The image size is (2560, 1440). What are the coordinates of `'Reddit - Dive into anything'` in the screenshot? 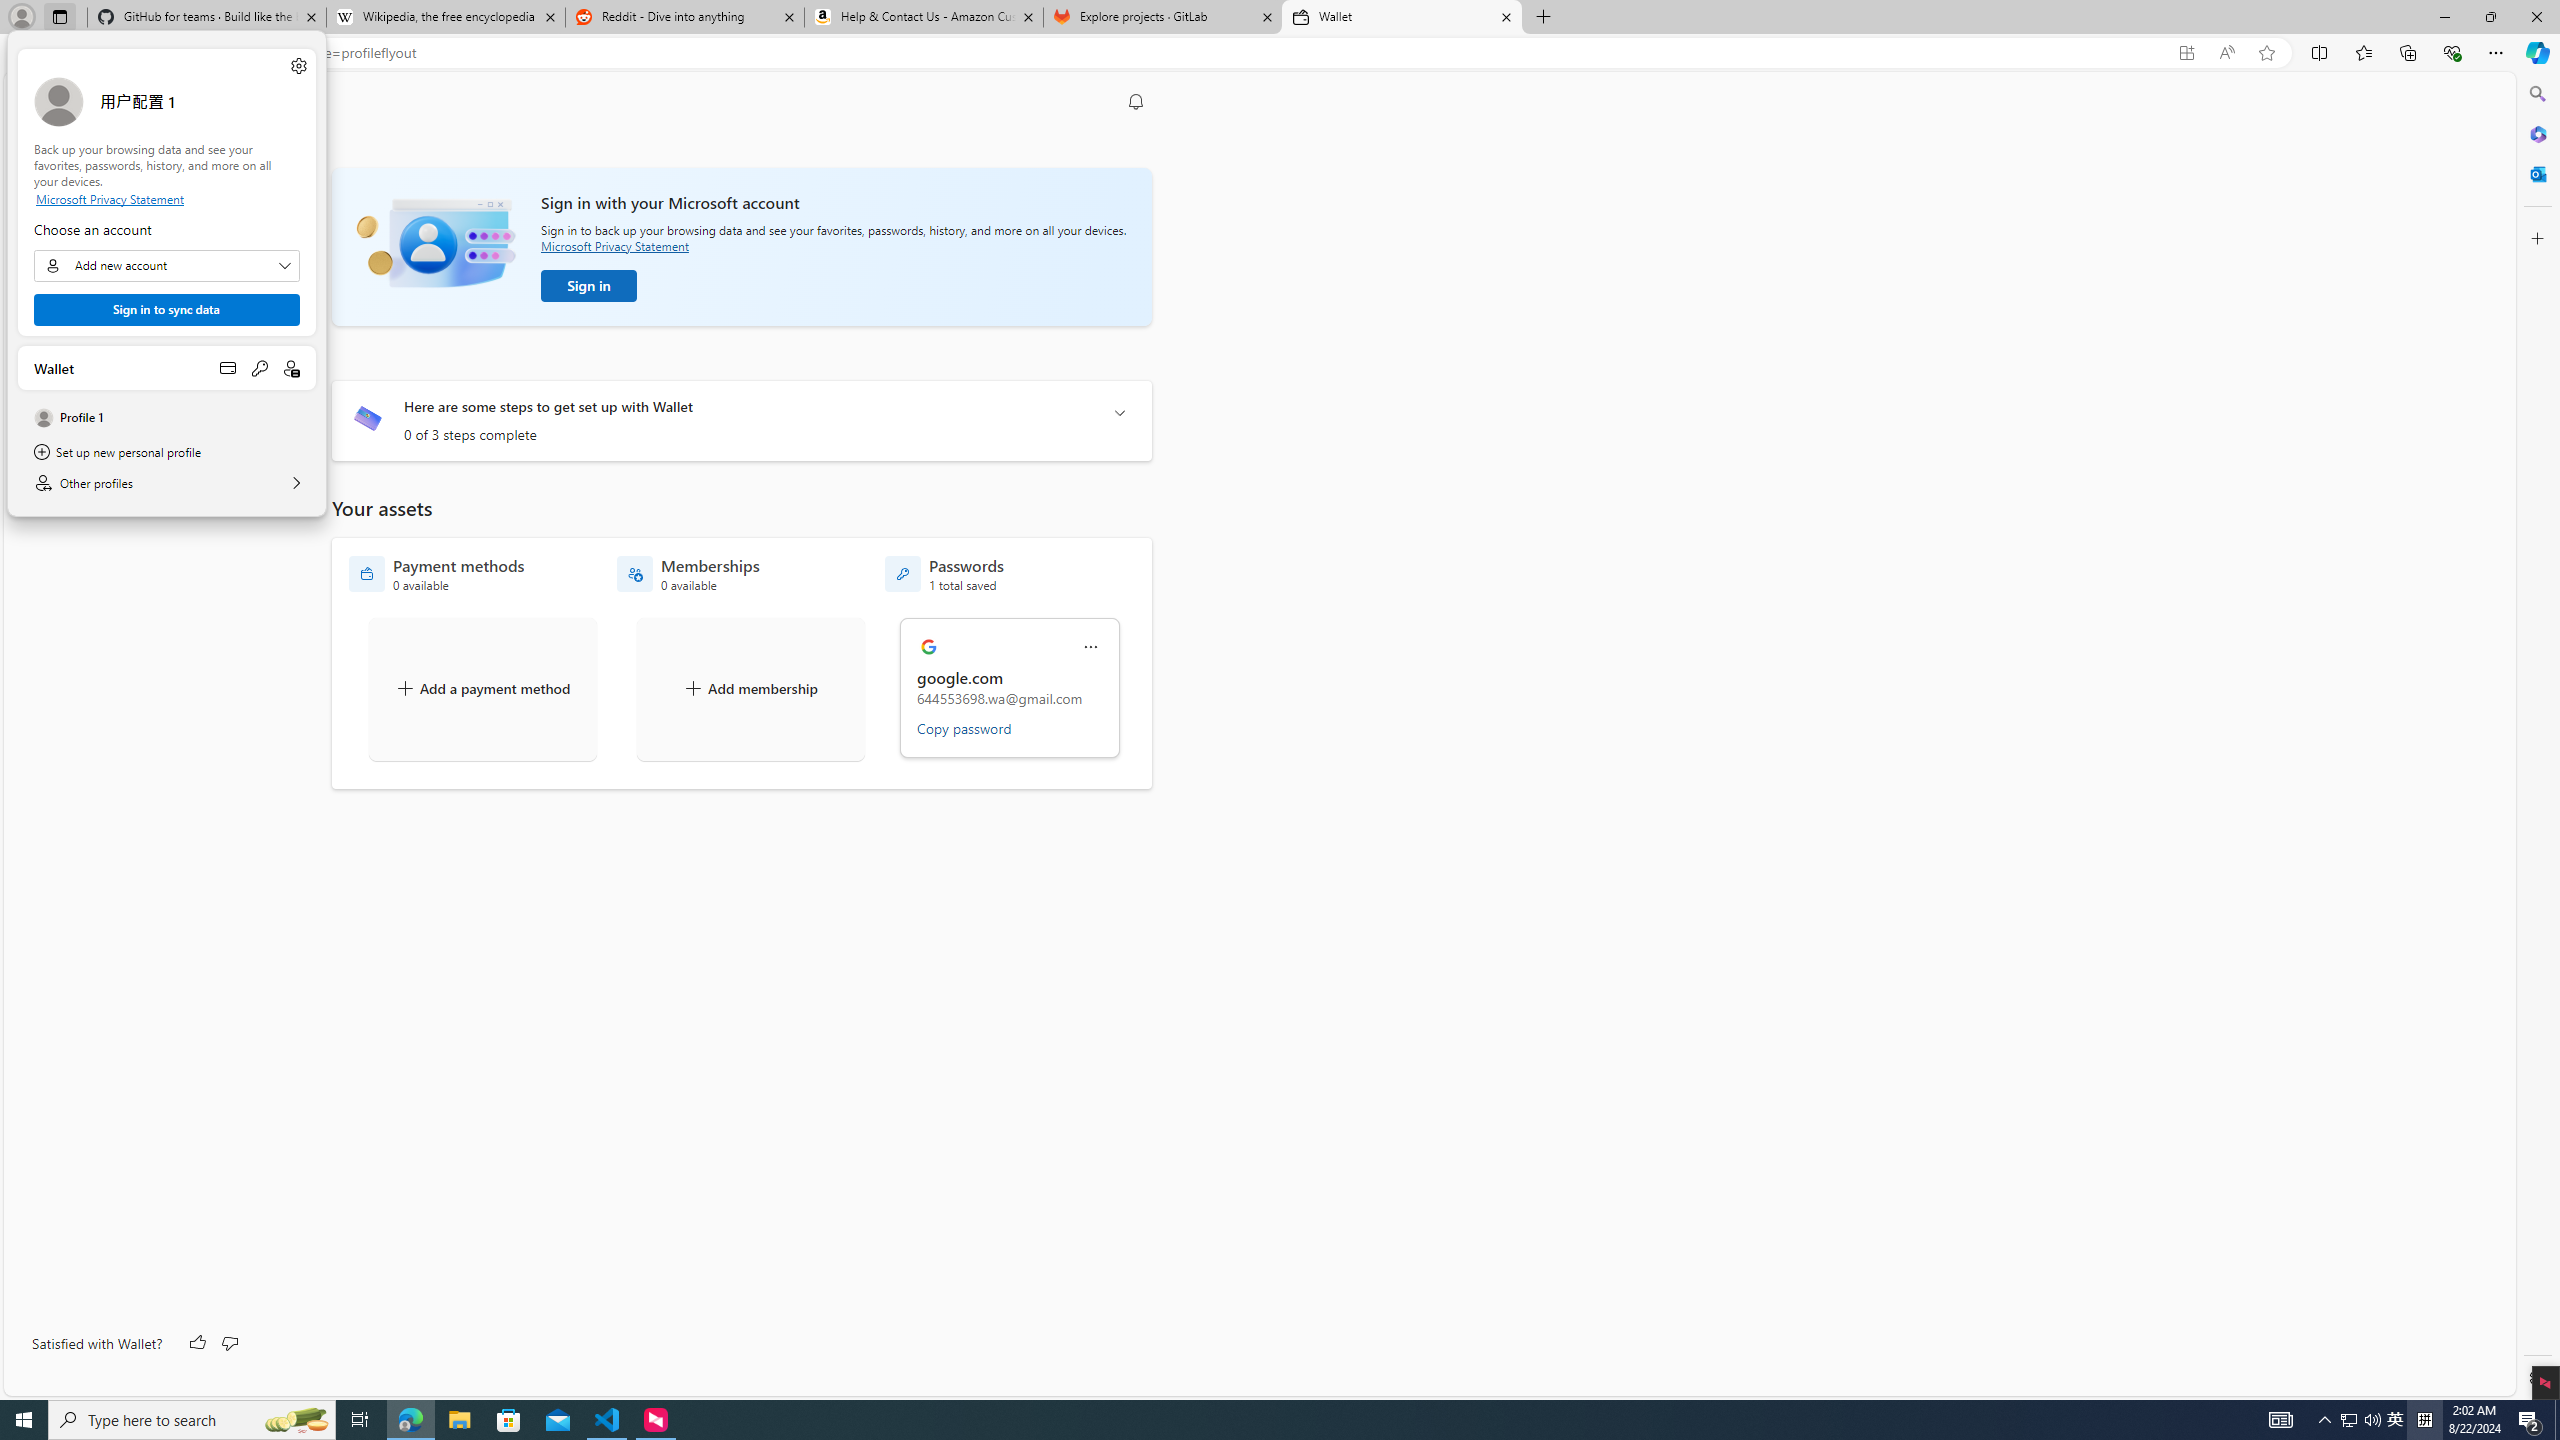 It's located at (685, 16).